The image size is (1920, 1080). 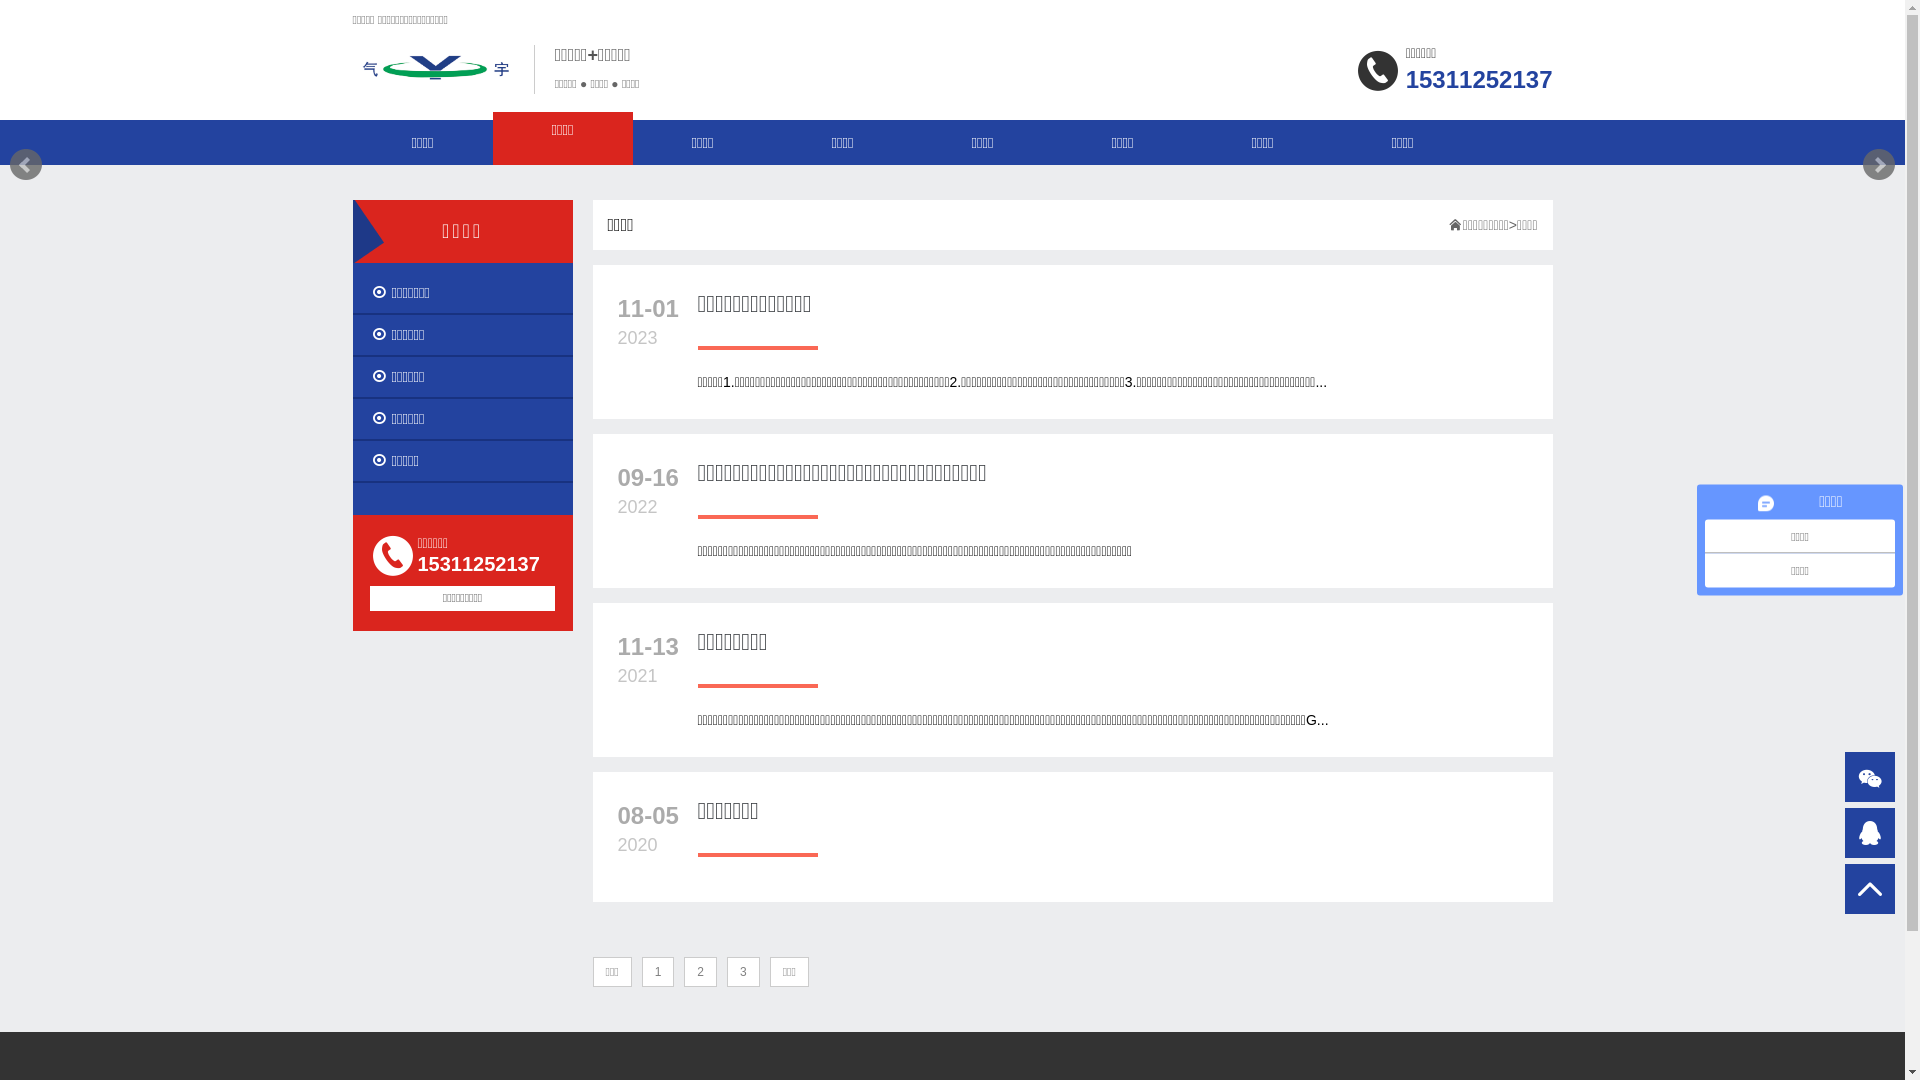 What do you see at coordinates (25, 164) in the screenshot?
I see `'Prev'` at bounding box center [25, 164].